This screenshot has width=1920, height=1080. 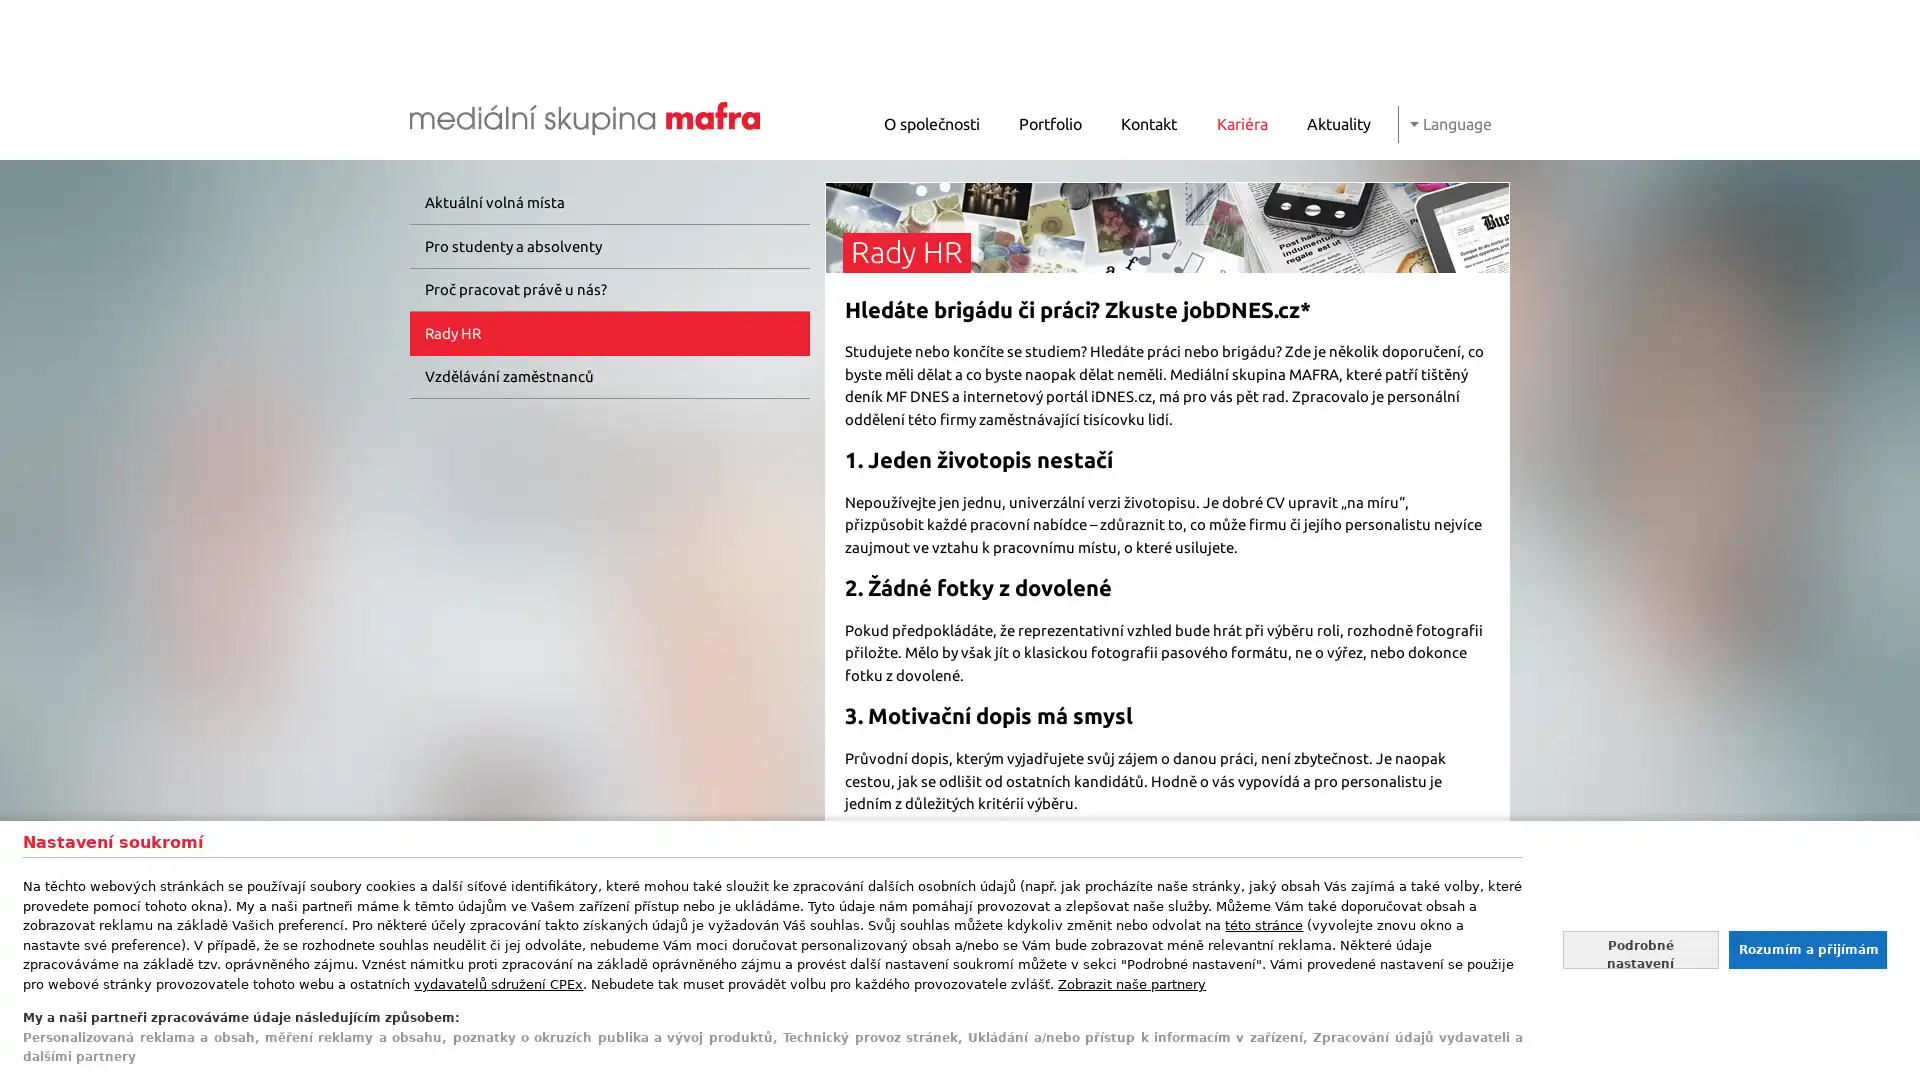 What do you see at coordinates (1132, 982) in the screenshot?
I see `Zobrazit nase partnery` at bounding box center [1132, 982].